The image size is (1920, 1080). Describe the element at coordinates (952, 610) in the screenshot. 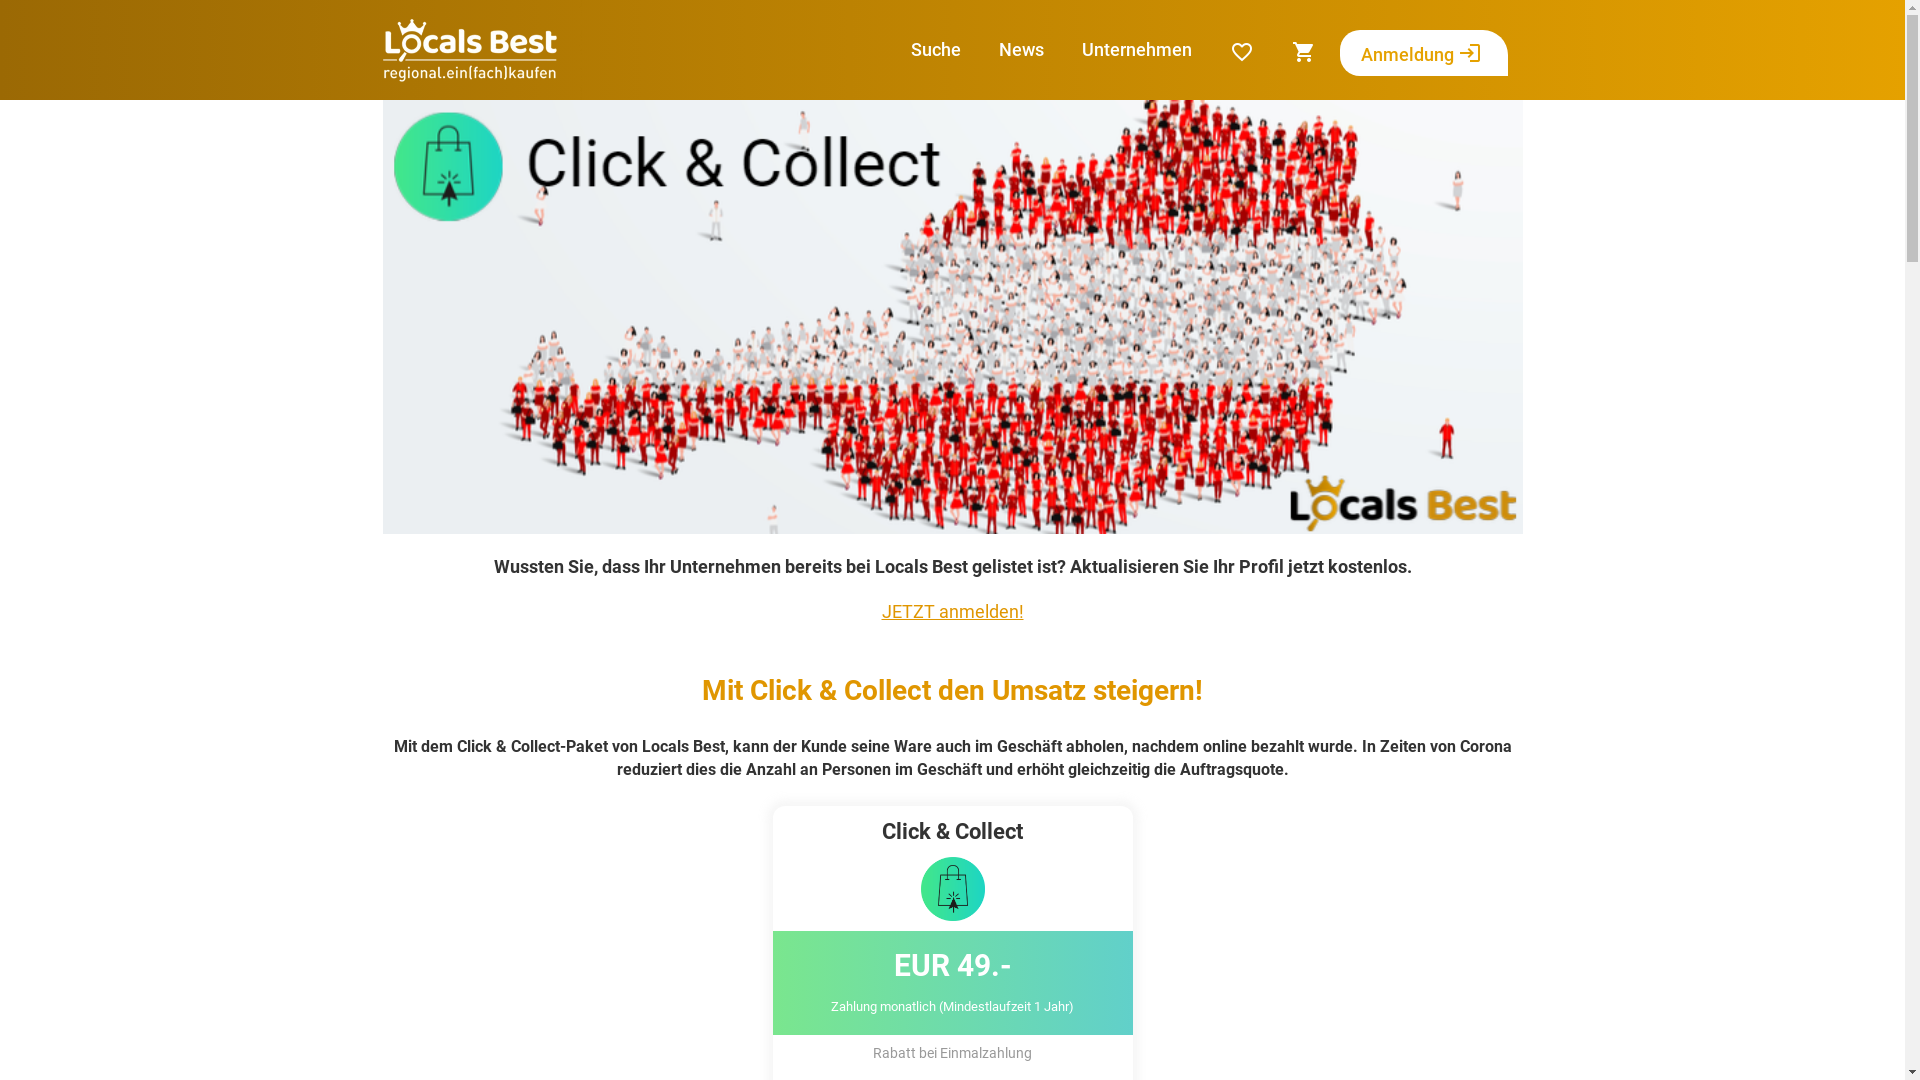

I see `'JETZT anmelden!'` at that location.